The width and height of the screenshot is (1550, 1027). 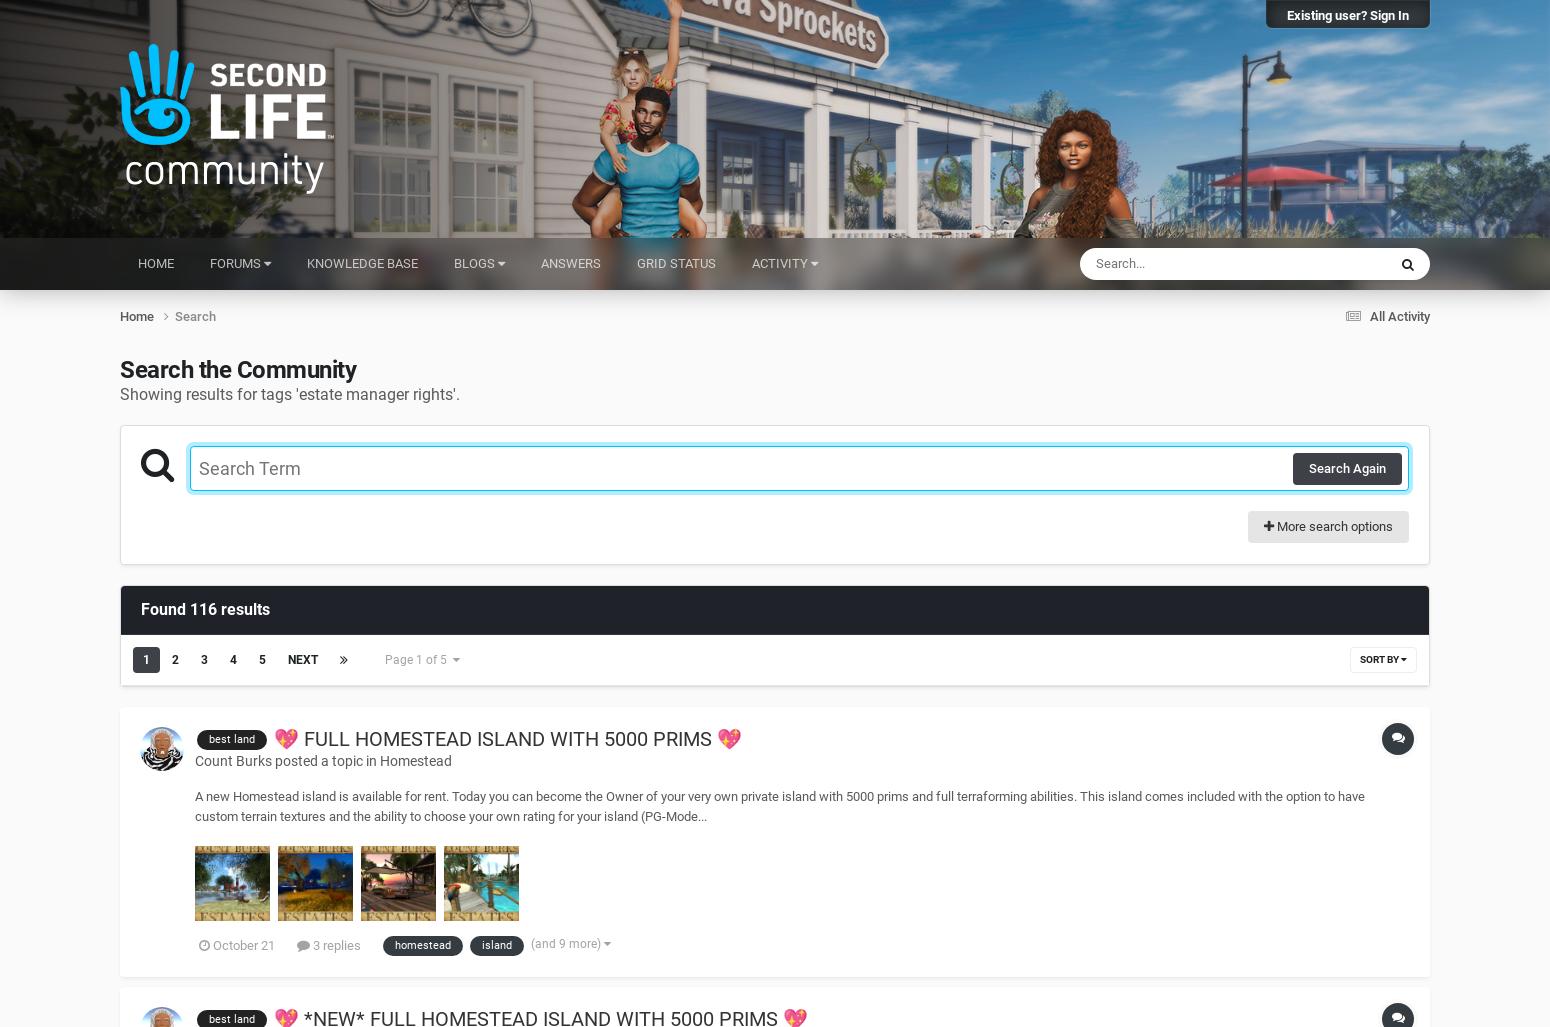 What do you see at coordinates (1301, 435) in the screenshot?
I see `'Knowledge Base Articles'` at bounding box center [1301, 435].